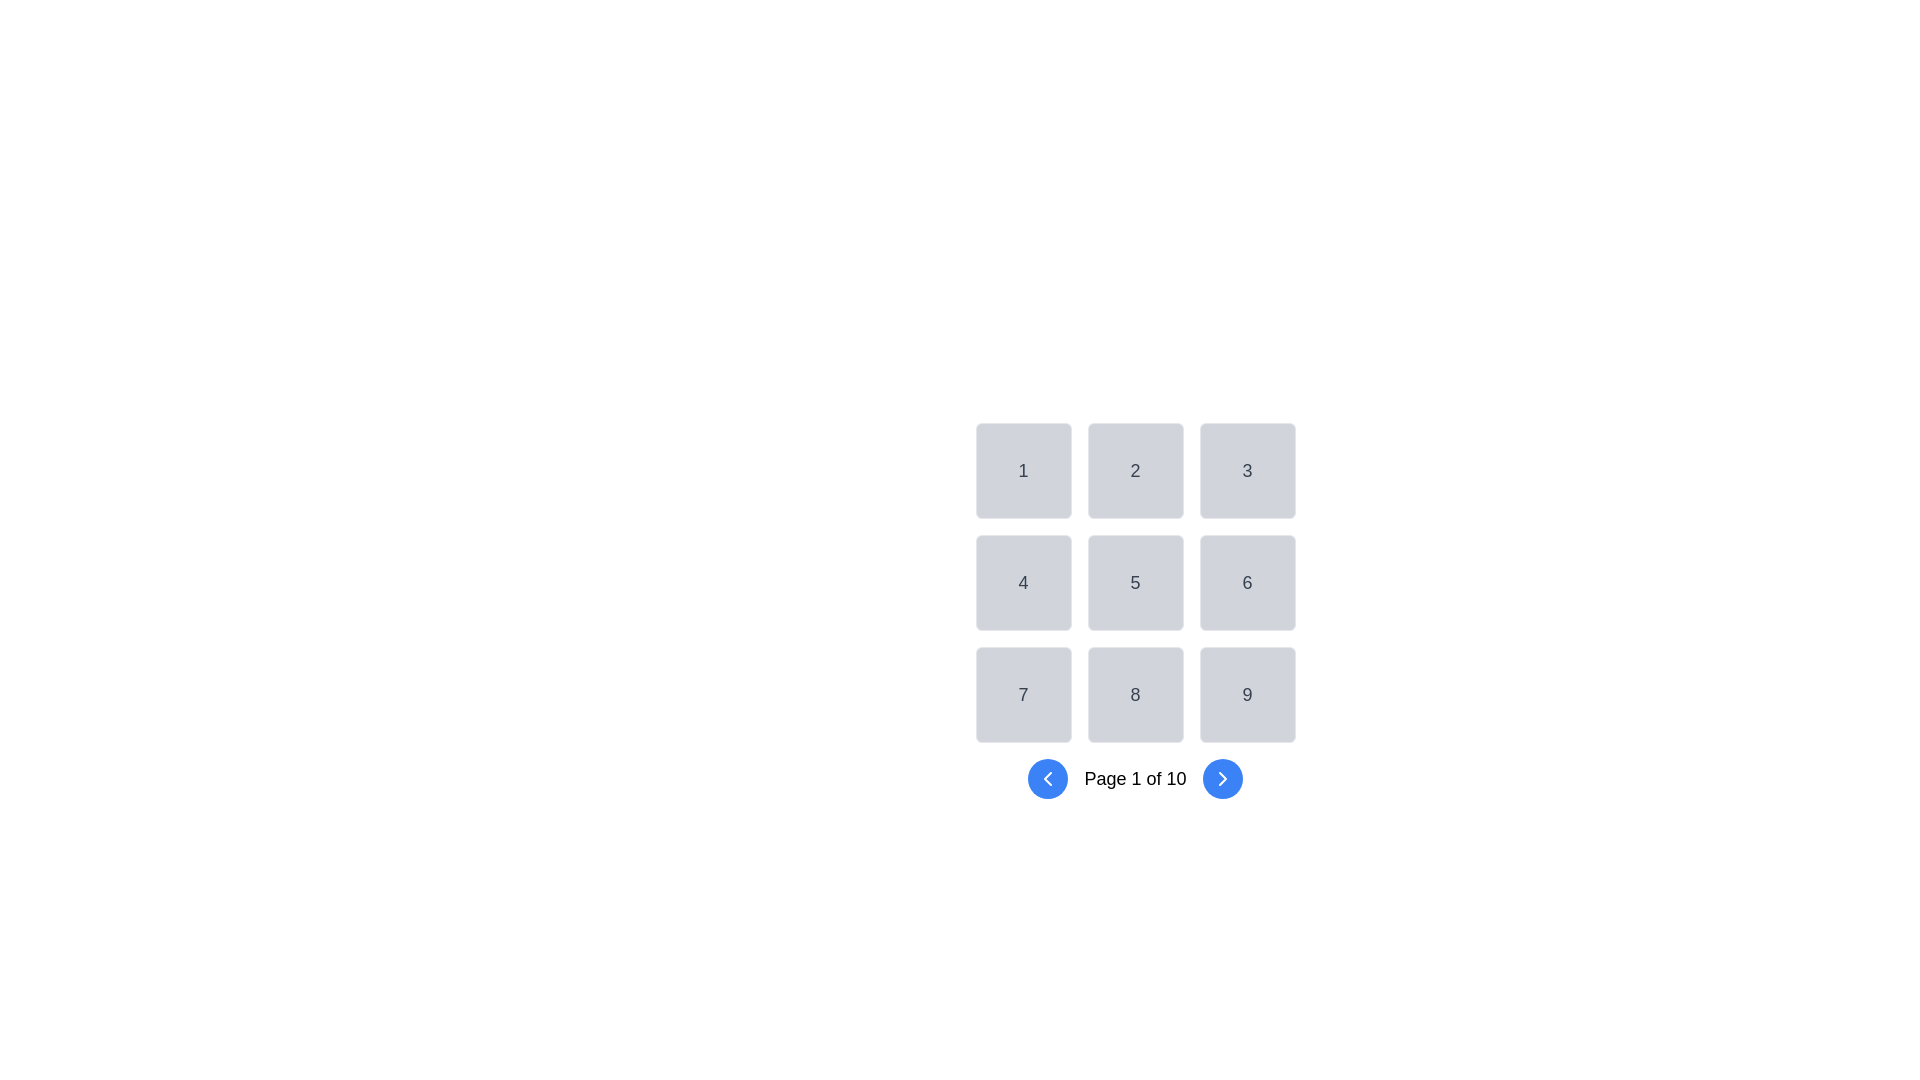  Describe the element at coordinates (1135, 693) in the screenshot. I see `the static grid item button with a bold number '8' on a light gray background, located in the 8th slot of a 3x3 grid layout` at that location.